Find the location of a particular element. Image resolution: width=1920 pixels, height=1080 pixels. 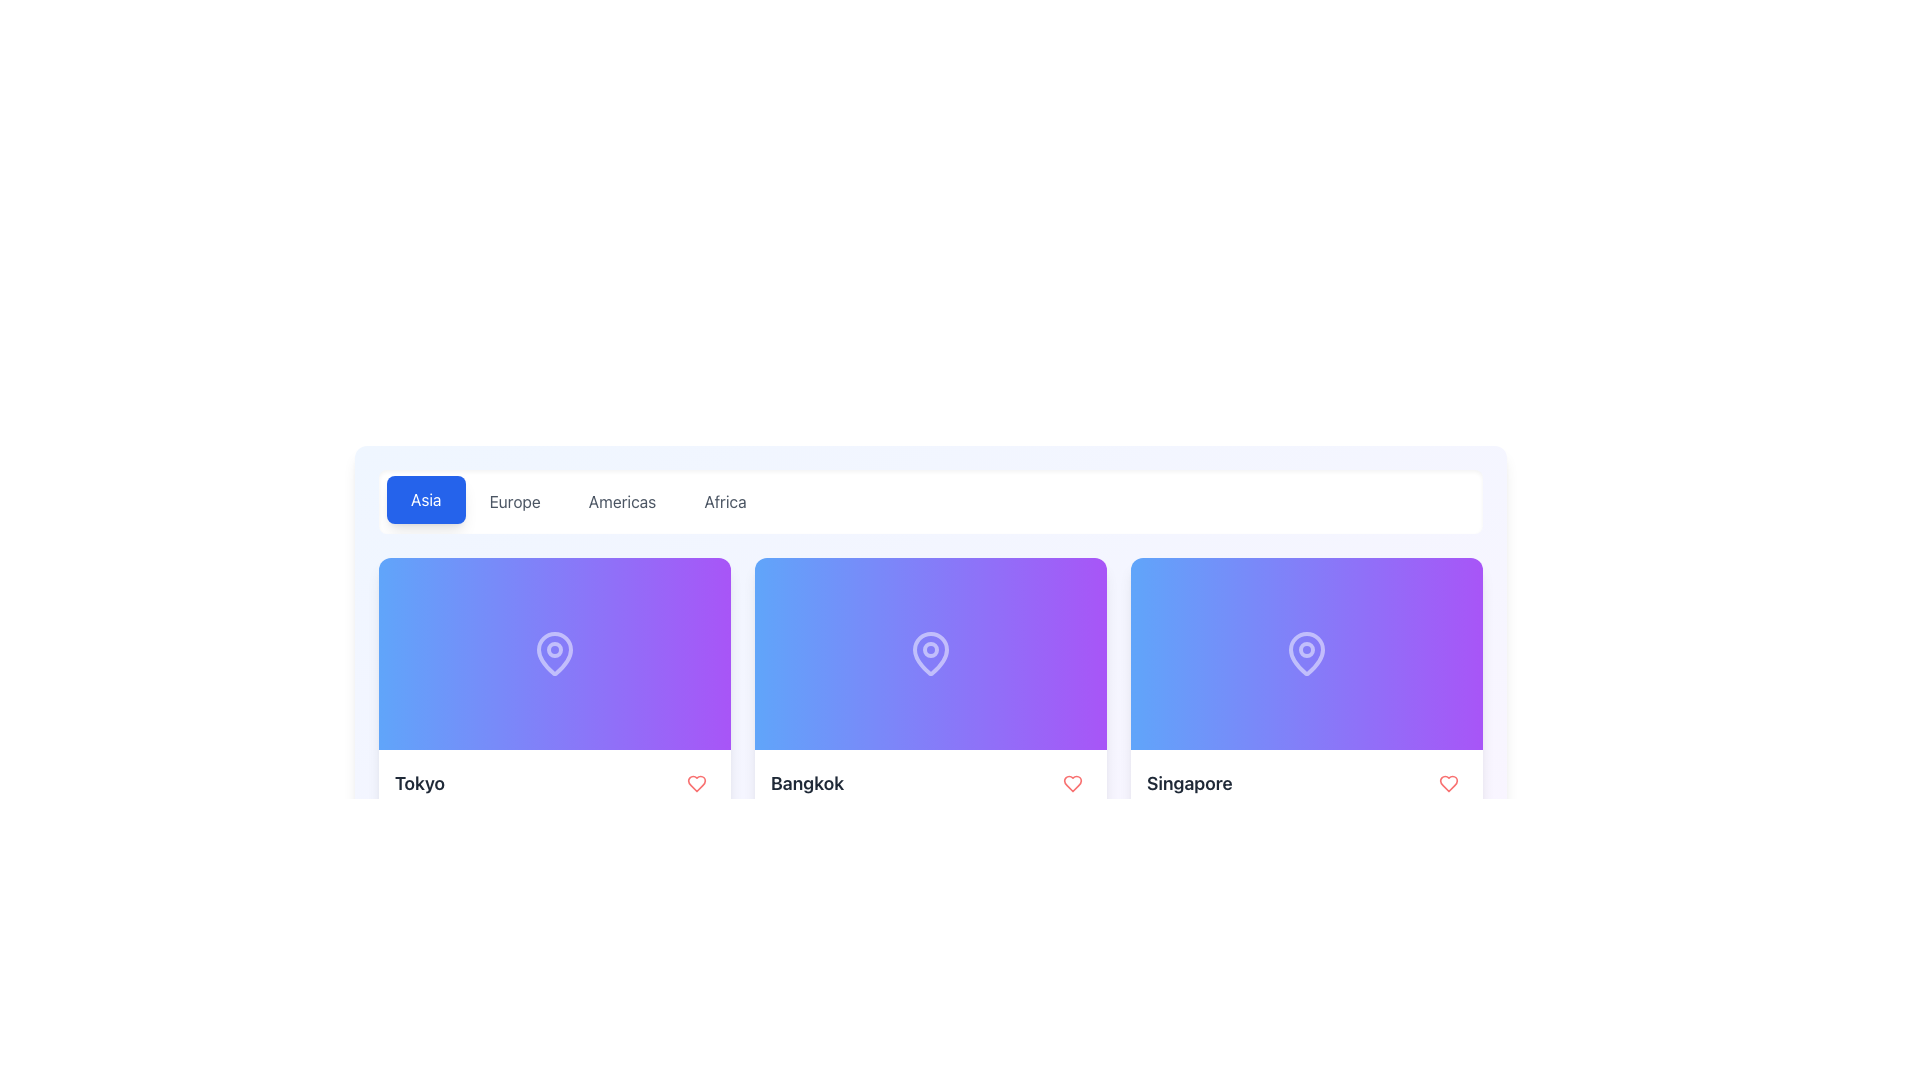

the 'Asia' button, which is the first button in a navigation bar filled with a vivid blue background and white text is located at coordinates (425, 499).